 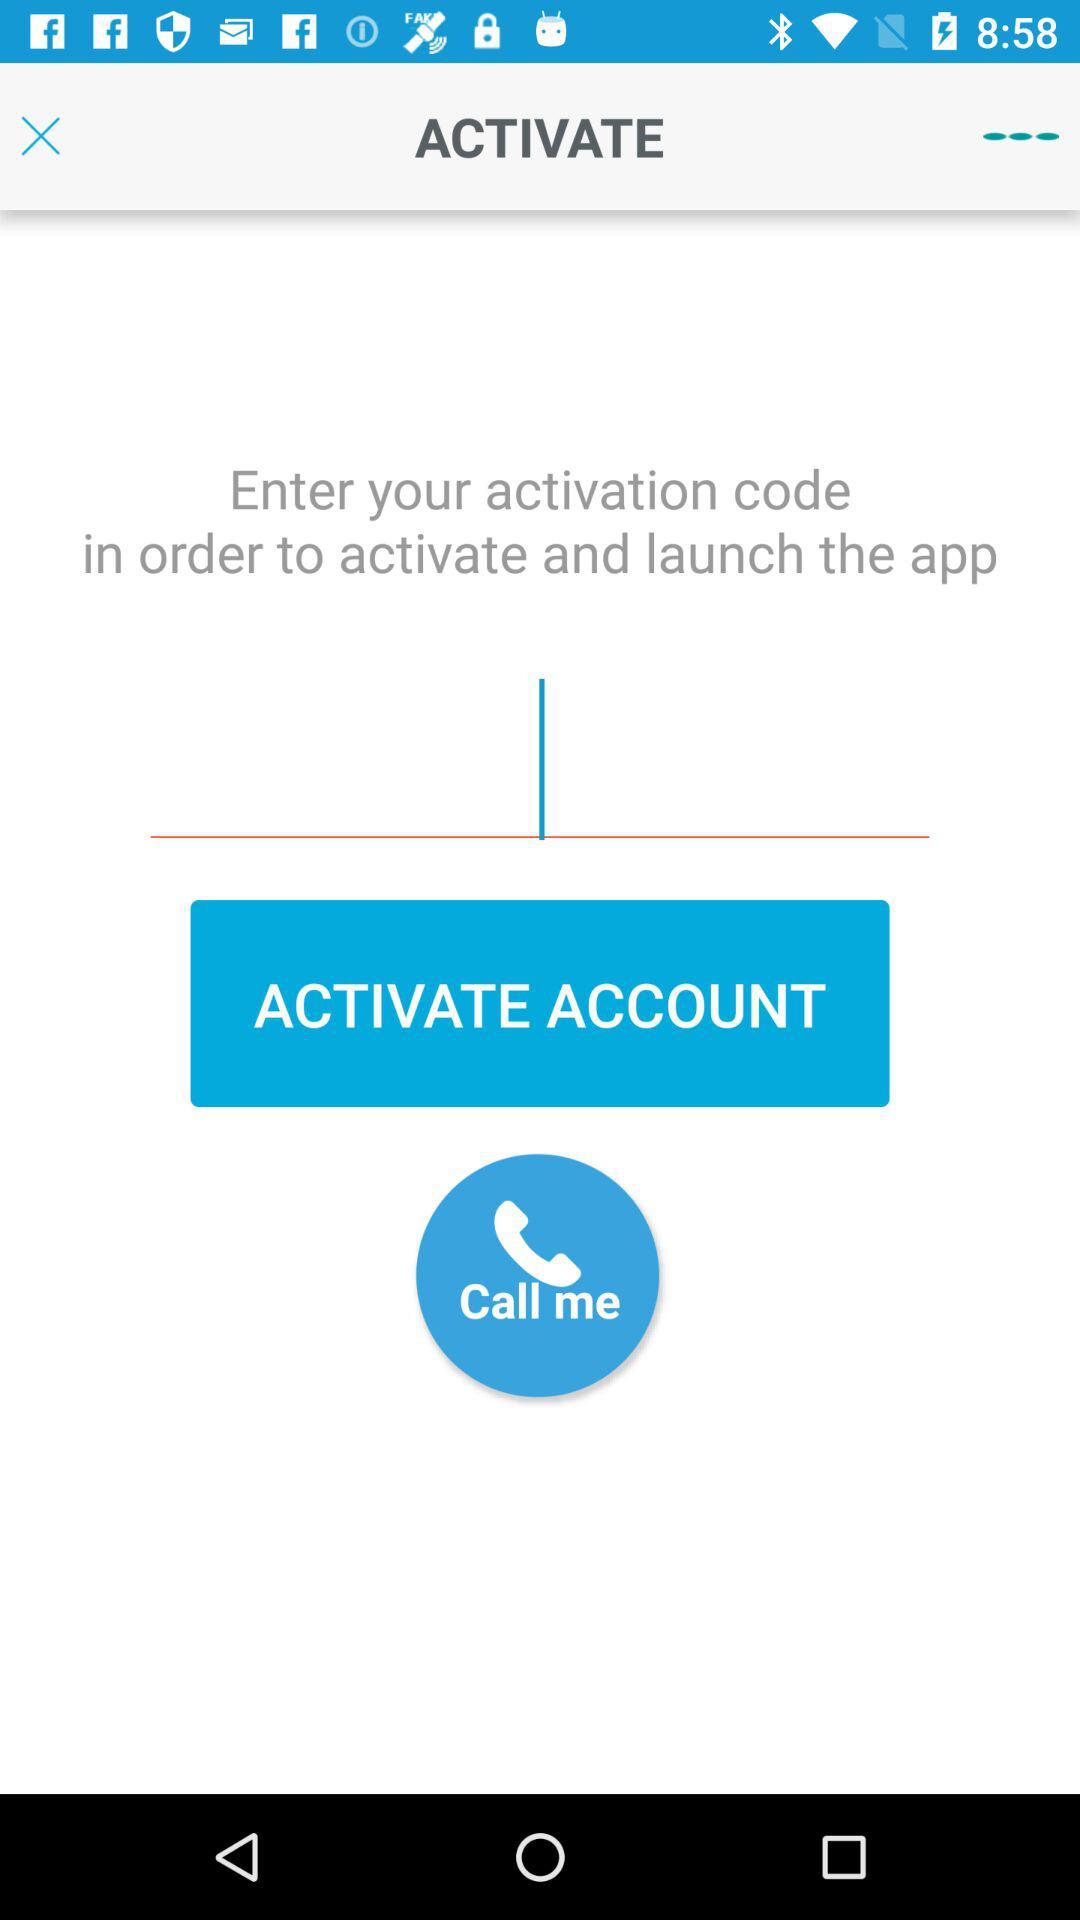 What do you see at coordinates (40, 135) in the screenshot?
I see `page` at bounding box center [40, 135].